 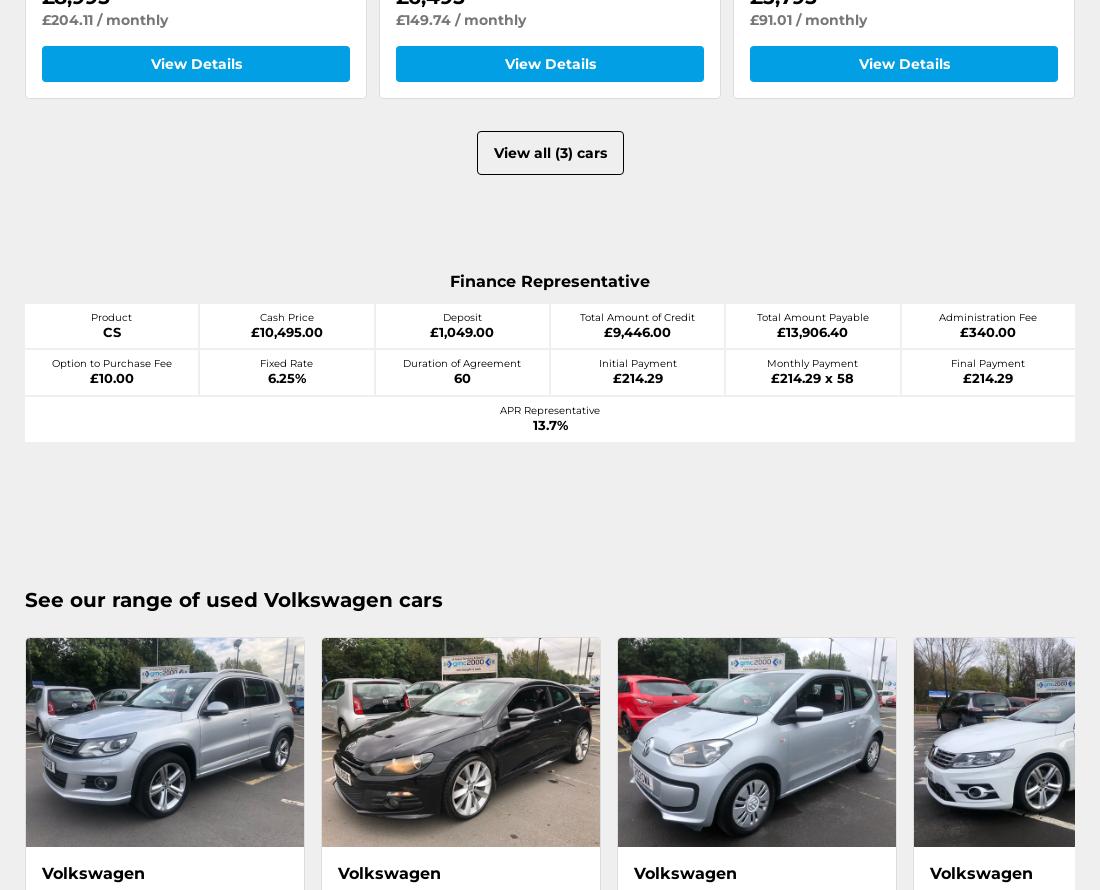 I want to click on 'View all (3) cars', so click(x=549, y=152).